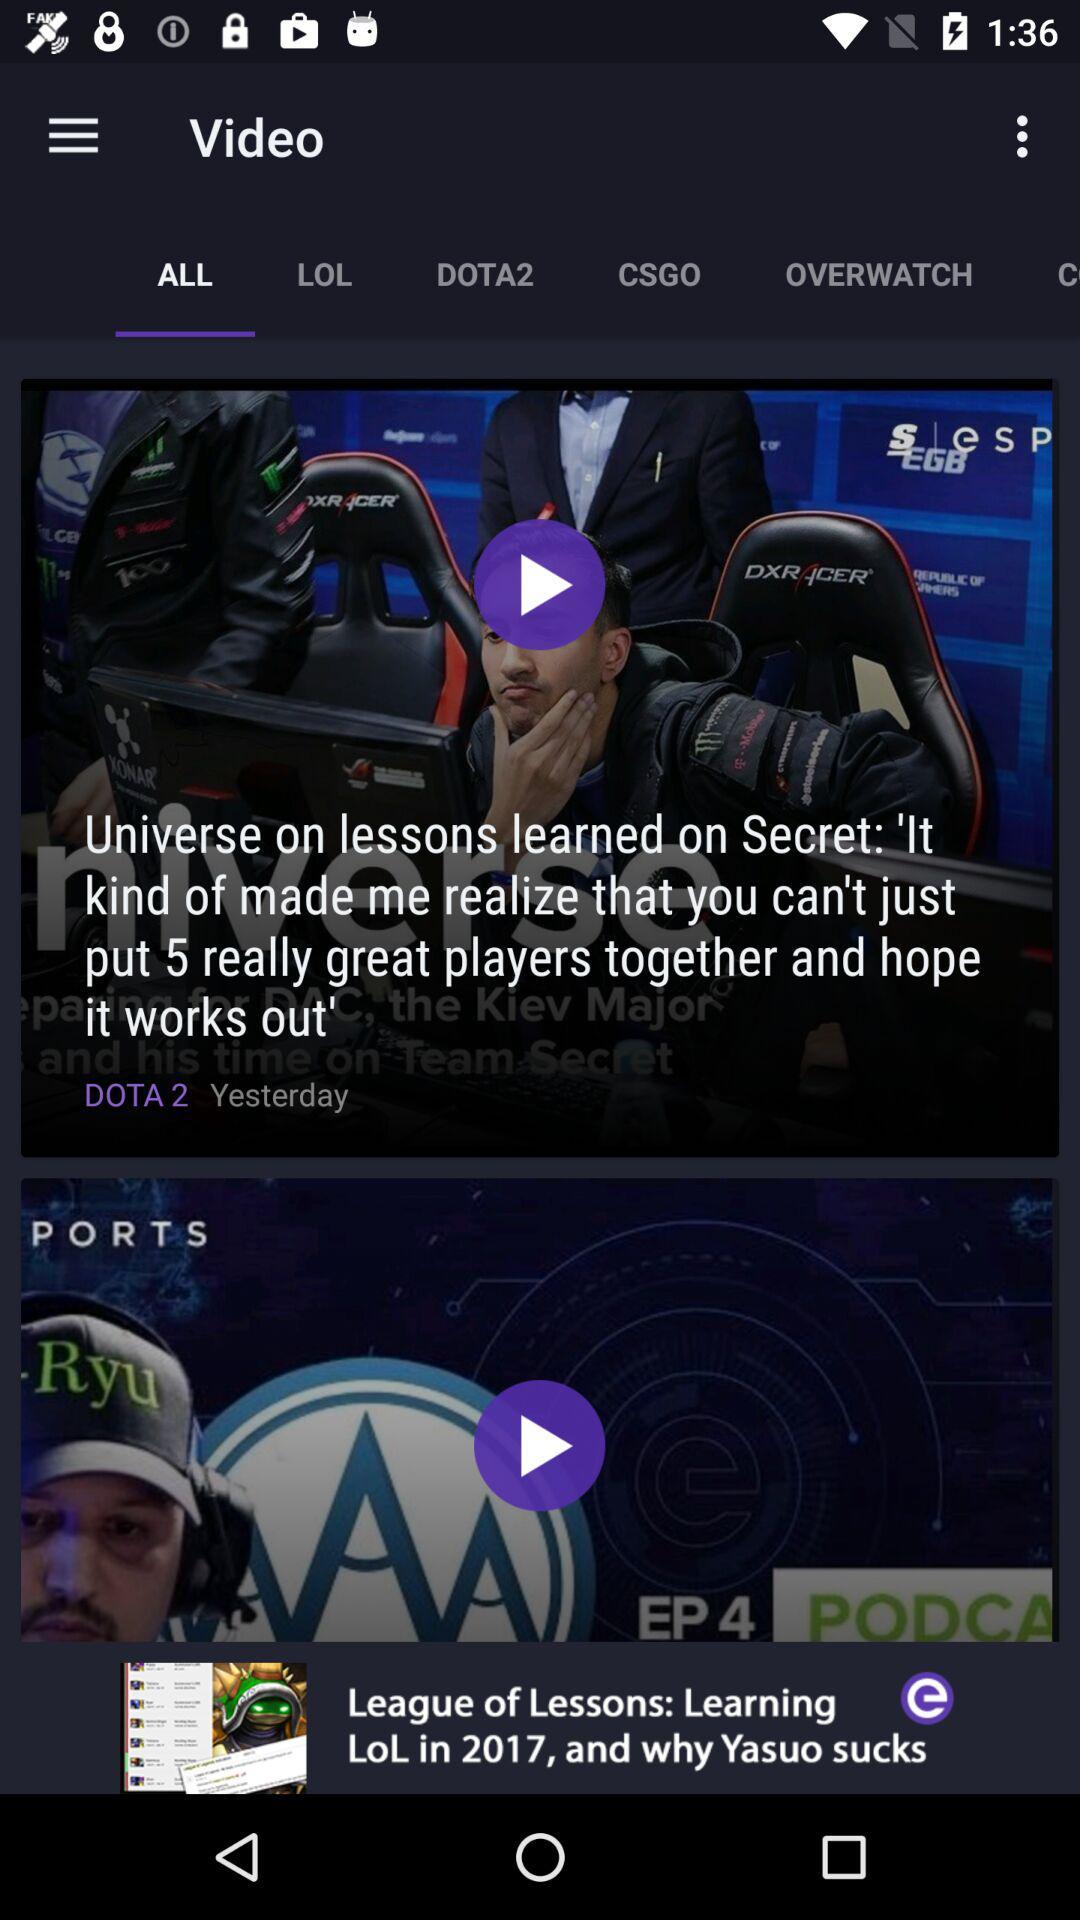  What do you see at coordinates (540, 1727) in the screenshot?
I see `advertisement` at bounding box center [540, 1727].